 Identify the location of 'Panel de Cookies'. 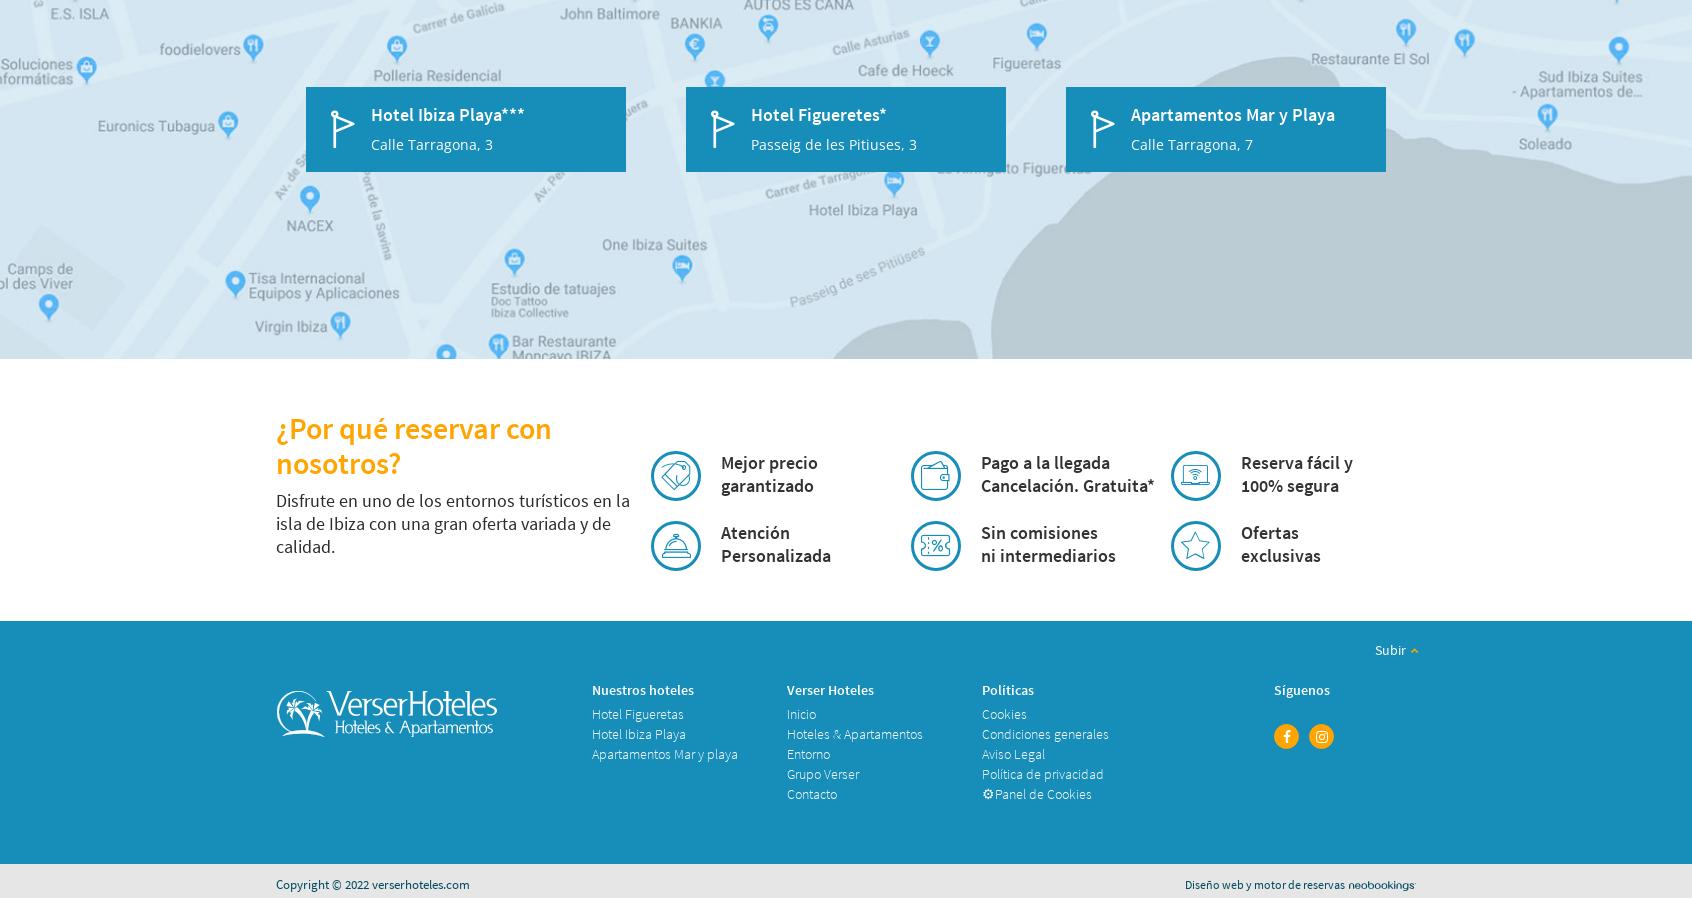
(1041, 794).